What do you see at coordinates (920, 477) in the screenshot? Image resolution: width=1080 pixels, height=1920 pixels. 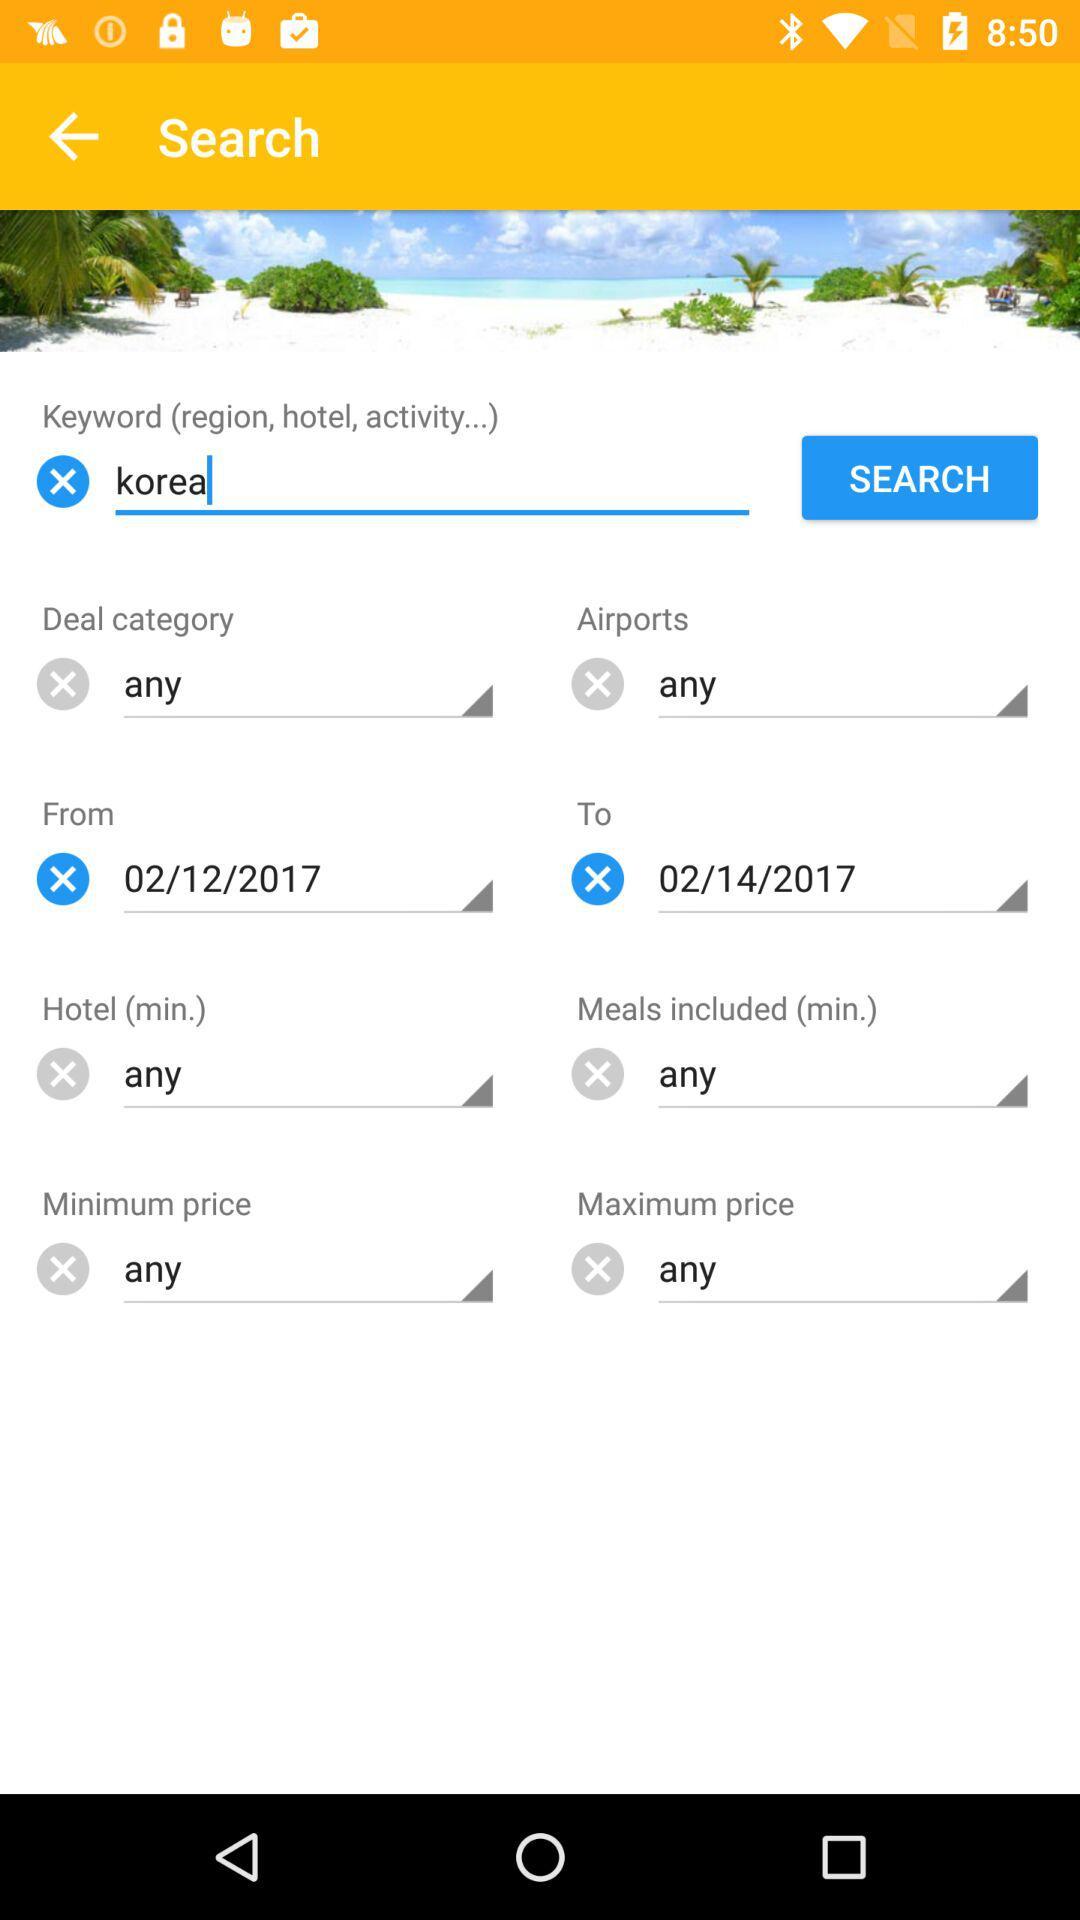 I see `search` at bounding box center [920, 477].